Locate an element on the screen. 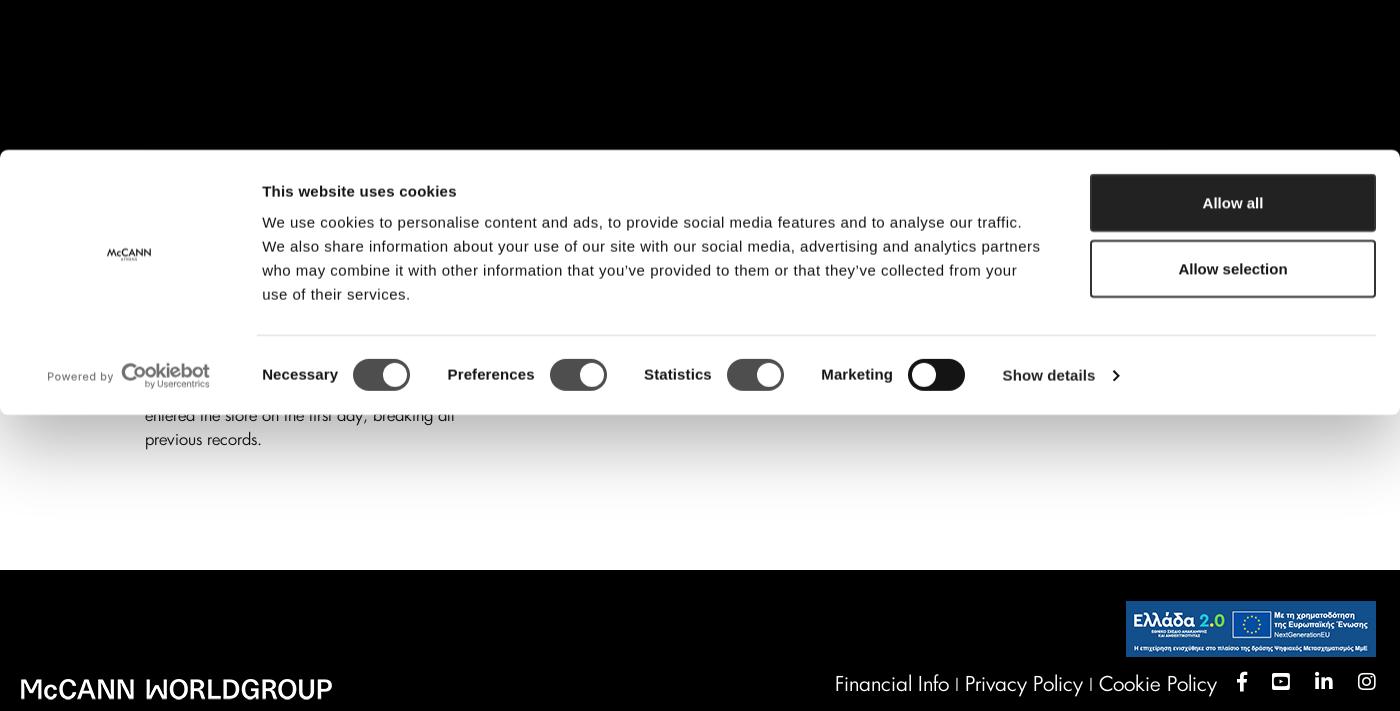 Image resolution: width=1400 pixels, height=711 pixels. 'Preferences' is located at coordinates (489, 262).